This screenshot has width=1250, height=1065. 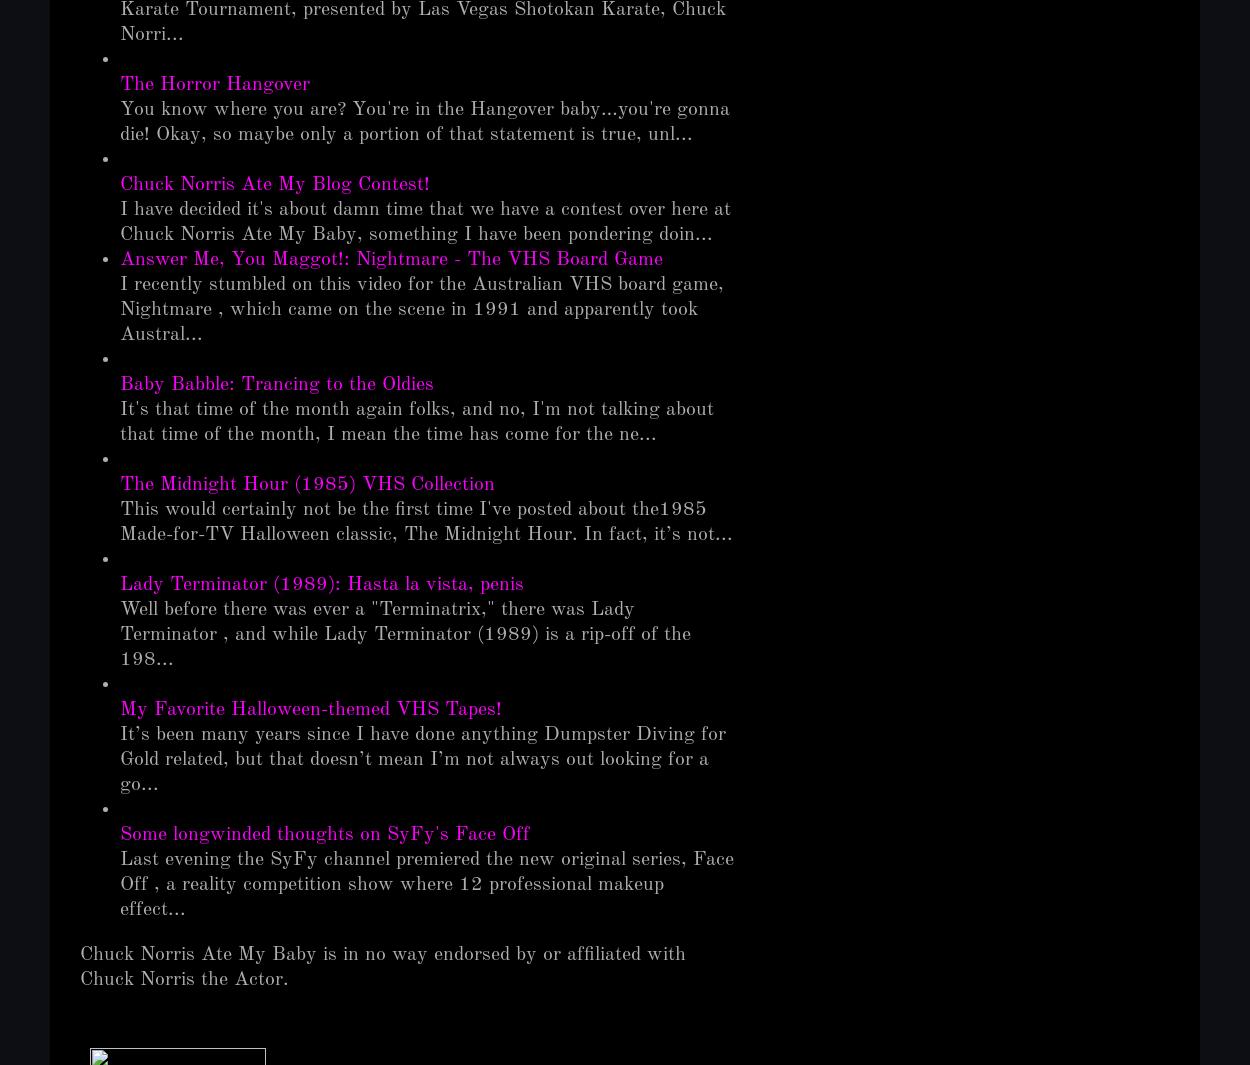 What do you see at coordinates (405, 633) in the screenshot?
I see `'Well before there was ever a "Terminatrix," there was Lady Terminator , and while Lady Terminator  (1989) is a rip-off of the 198...'` at bounding box center [405, 633].